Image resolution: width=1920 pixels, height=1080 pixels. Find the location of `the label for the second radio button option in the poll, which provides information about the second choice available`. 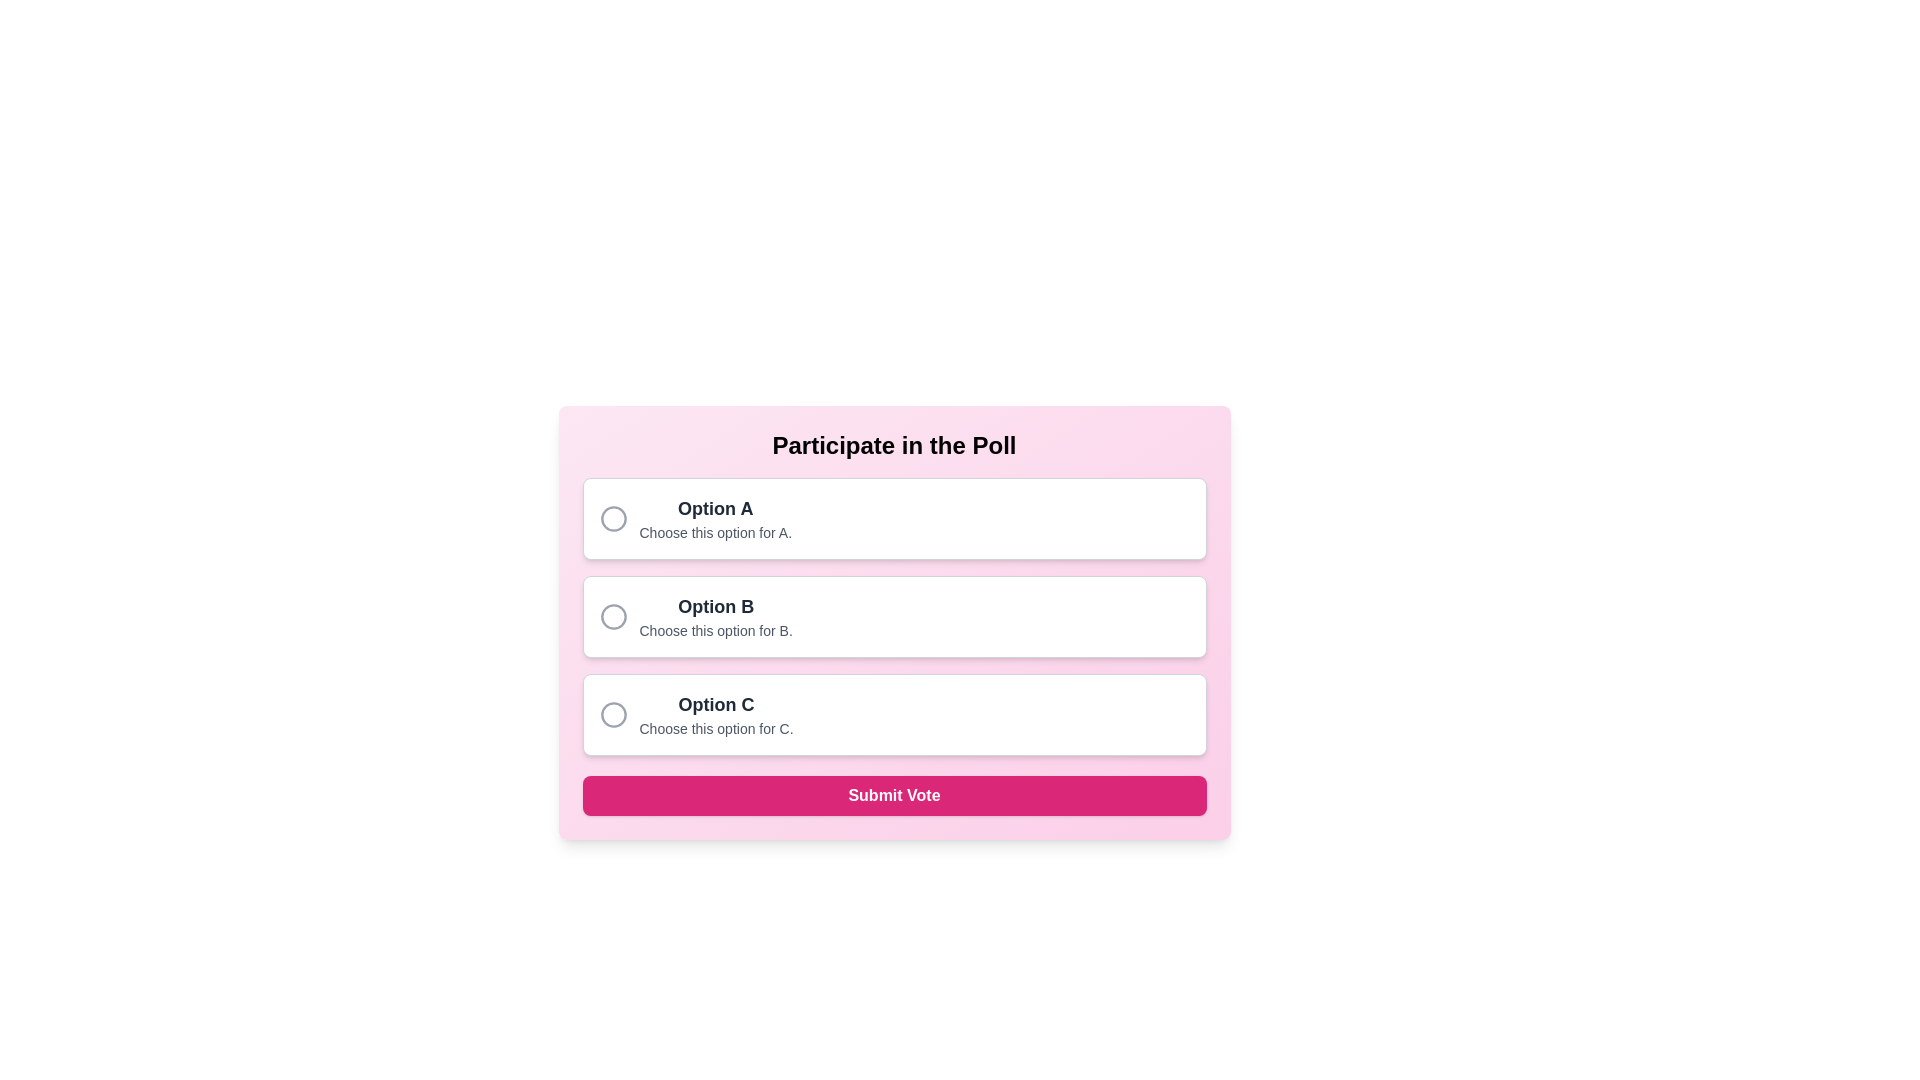

the label for the second radio button option in the poll, which provides information about the second choice available is located at coordinates (716, 616).